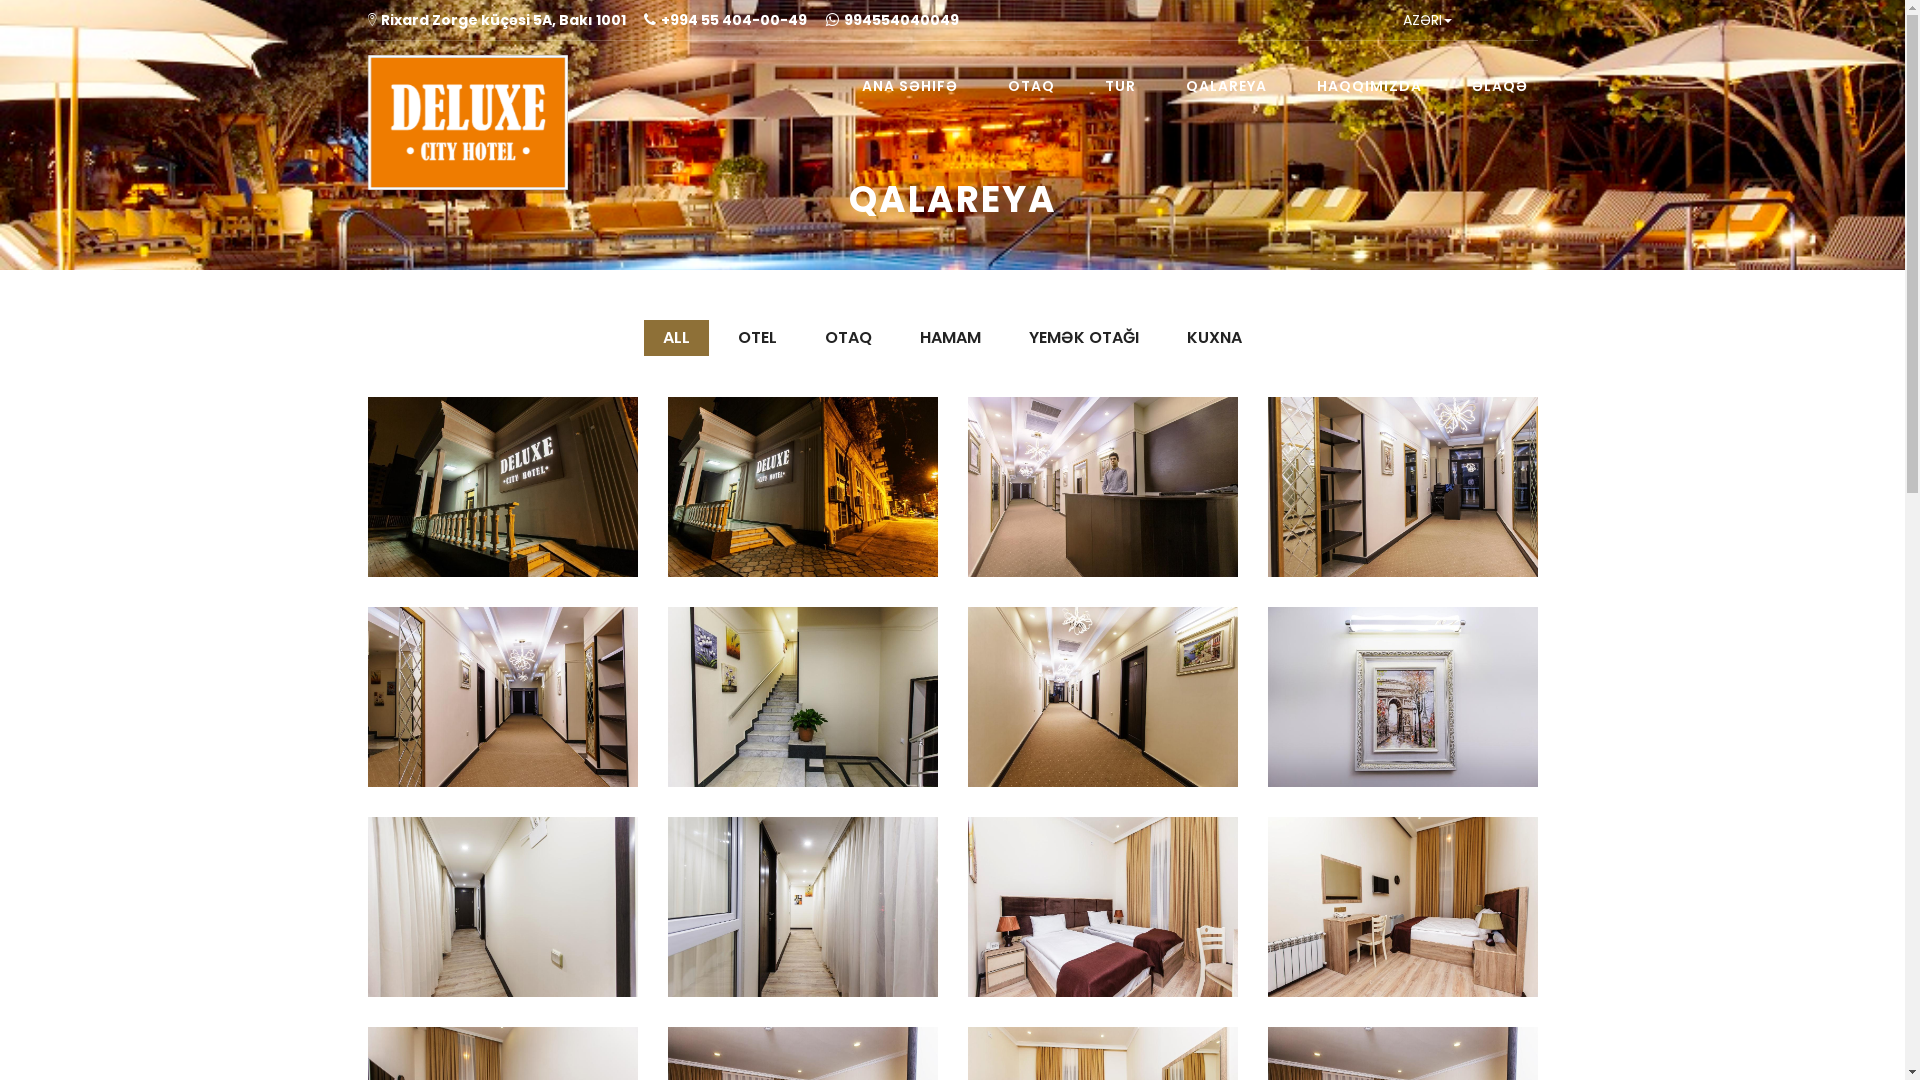 This screenshot has width=1920, height=1080. Describe the element at coordinates (1401, 486) in the screenshot. I see `'Otel'` at that location.